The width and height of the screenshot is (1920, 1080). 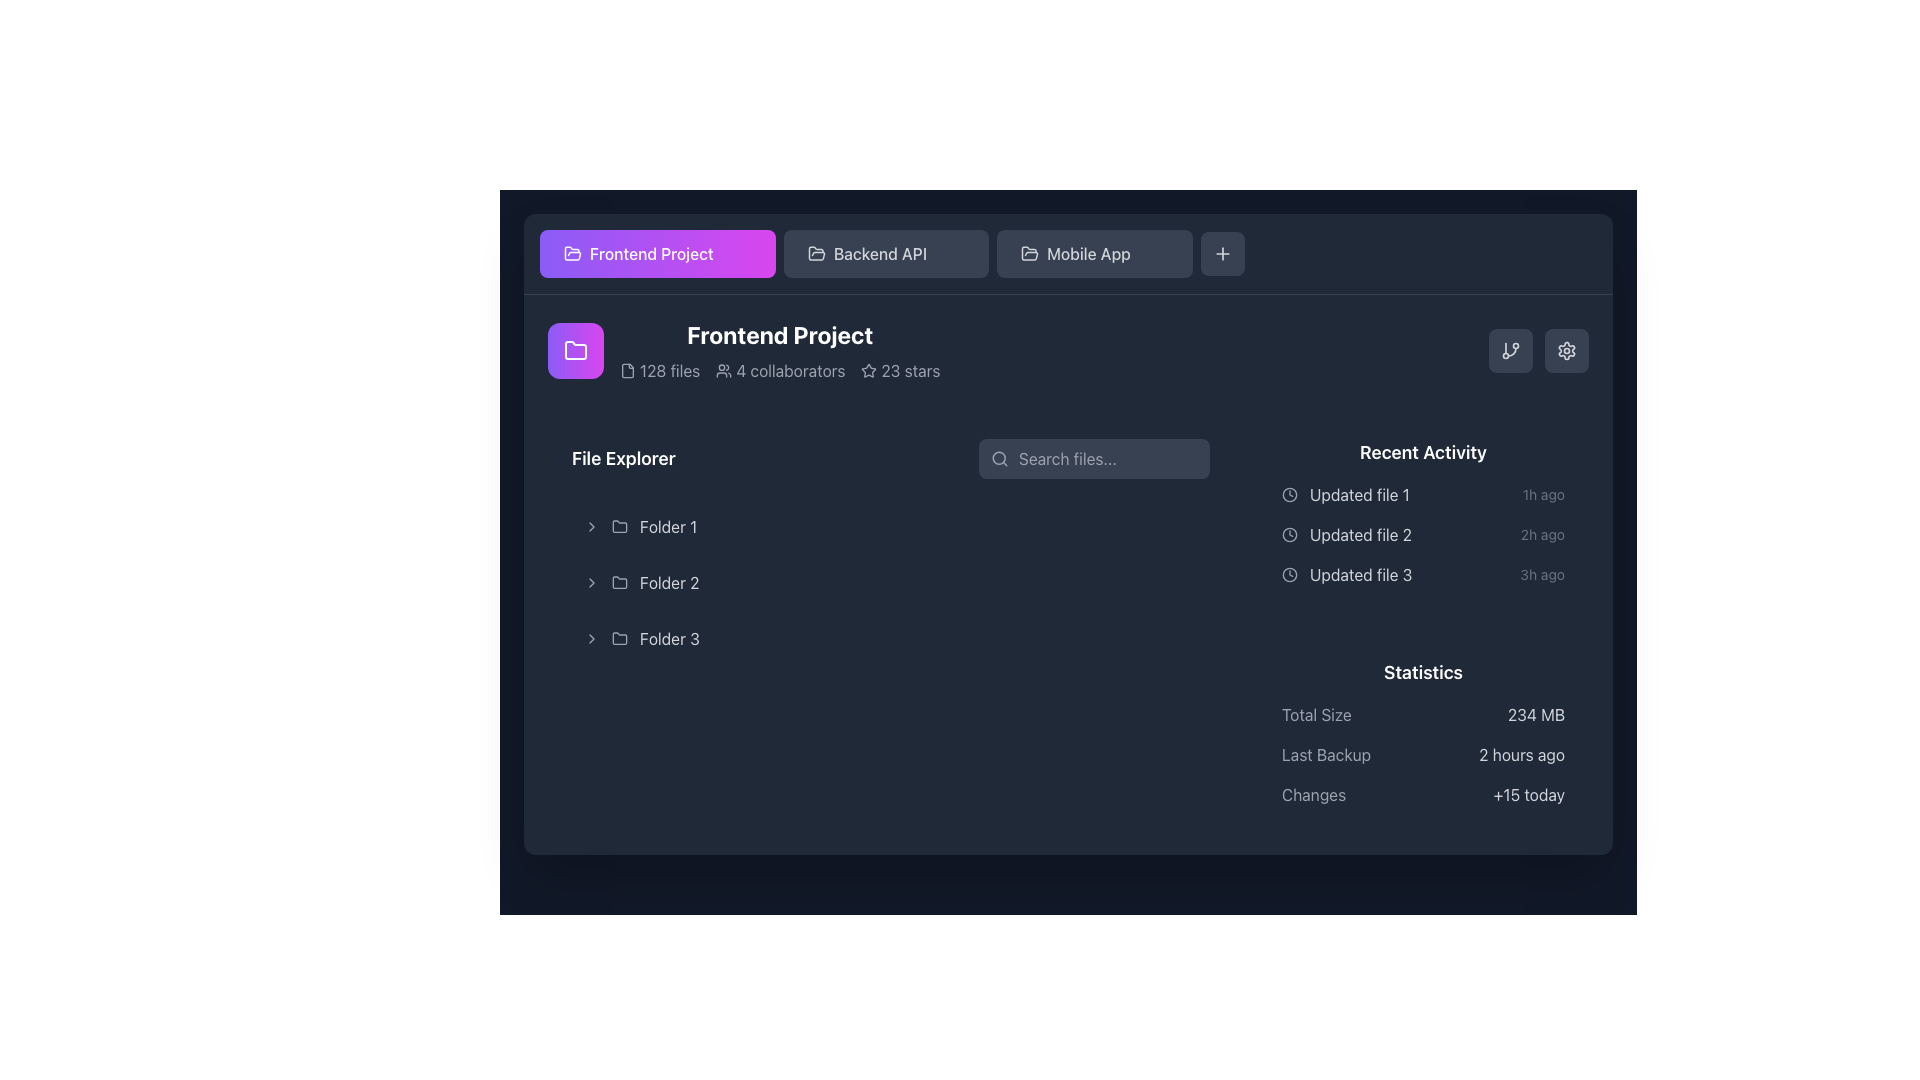 I want to click on the search bar text input field within the File Explorer interface to focus on it, so click(x=1093, y=459).